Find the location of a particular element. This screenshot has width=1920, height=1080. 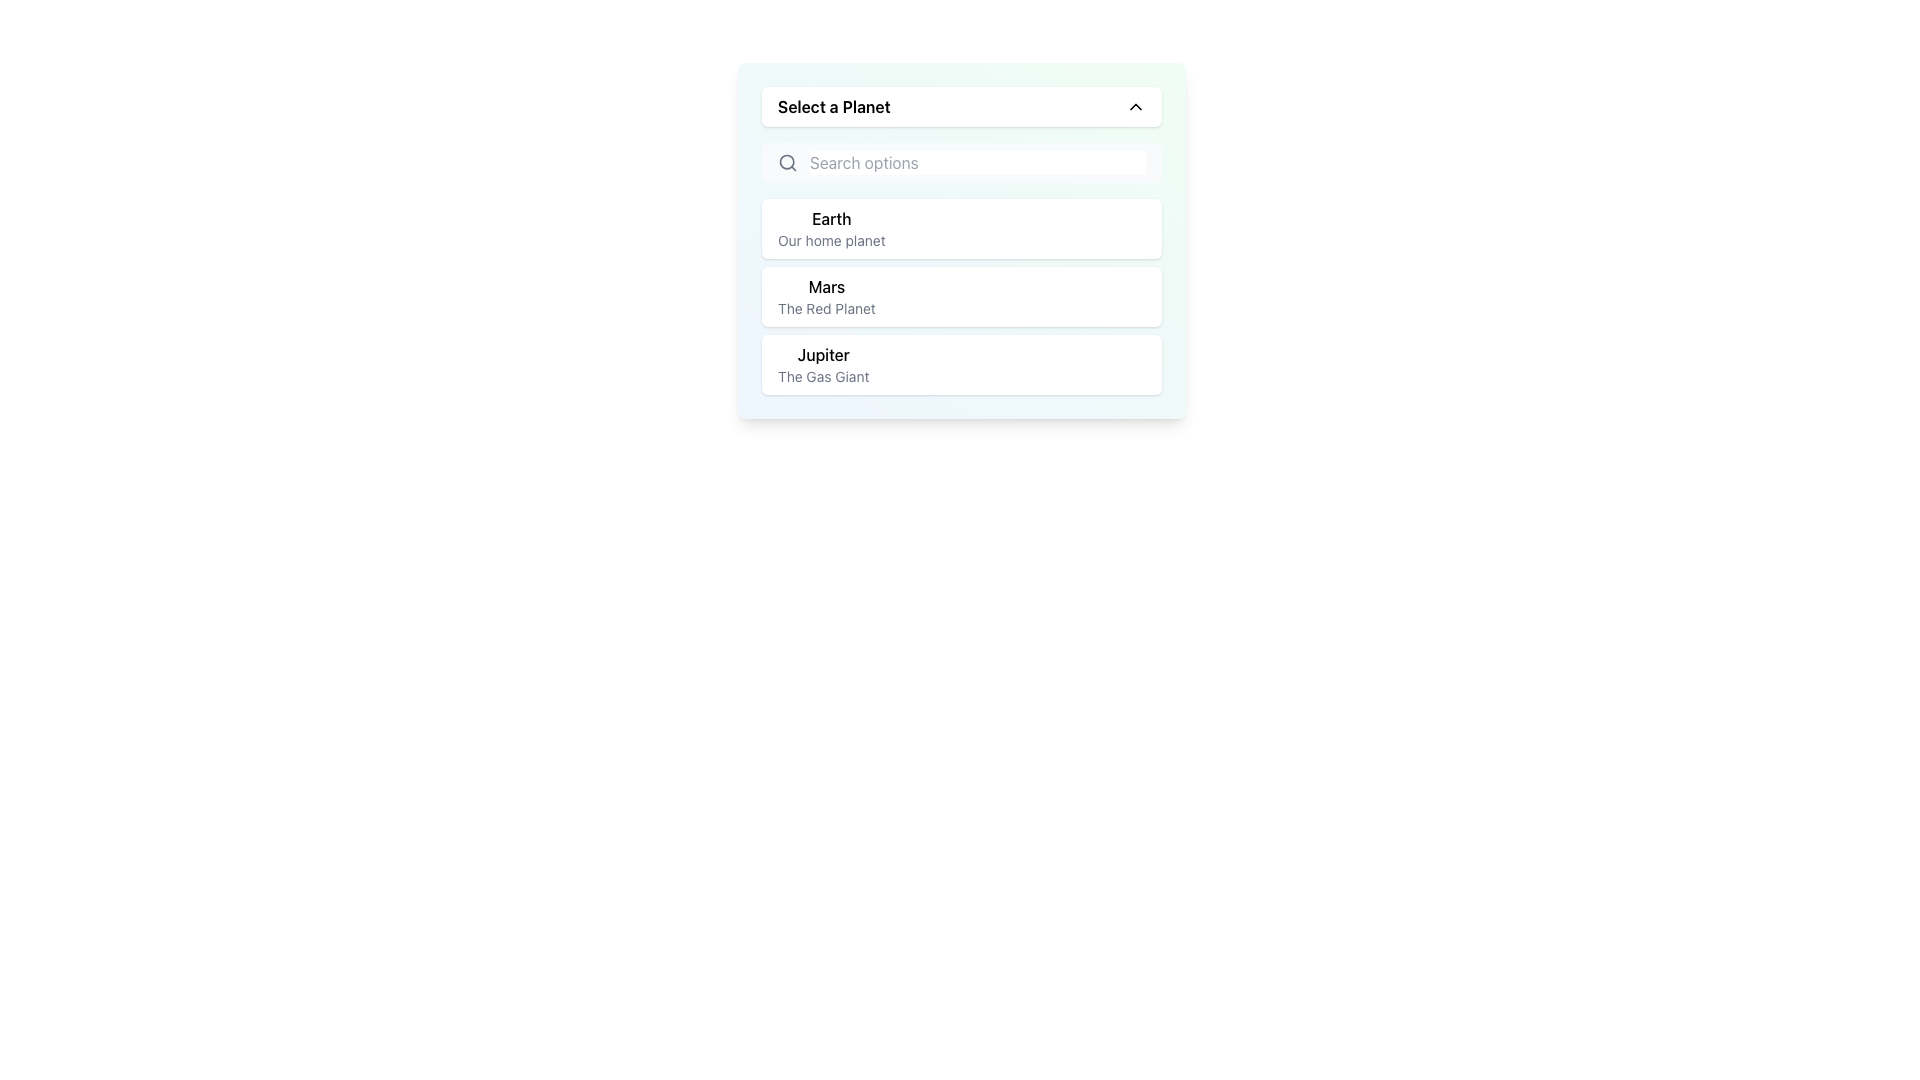

the Text Block that allows users is located at coordinates (823, 365).